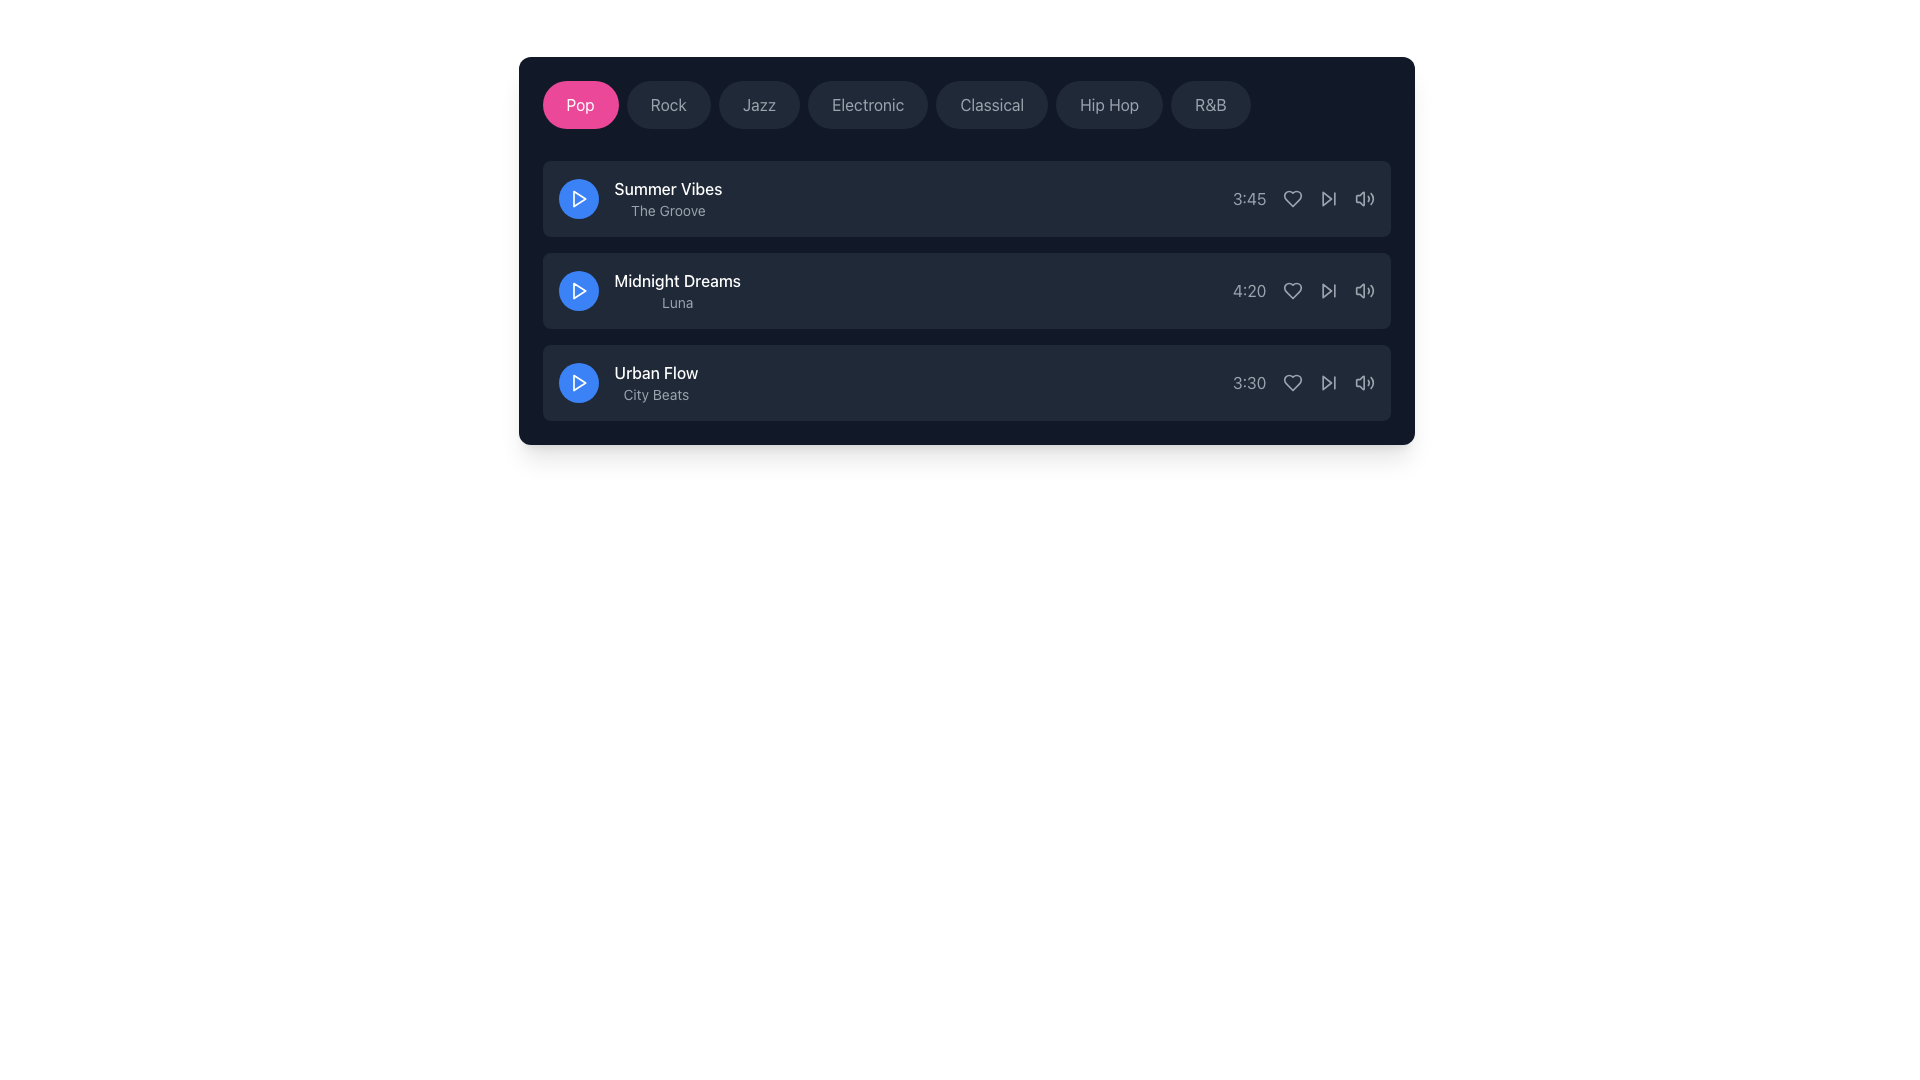  Describe the element at coordinates (1292, 290) in the screenshot. I see `the heart icon located on the right side of the 'Midnight Dreams' music track entry` at that location.